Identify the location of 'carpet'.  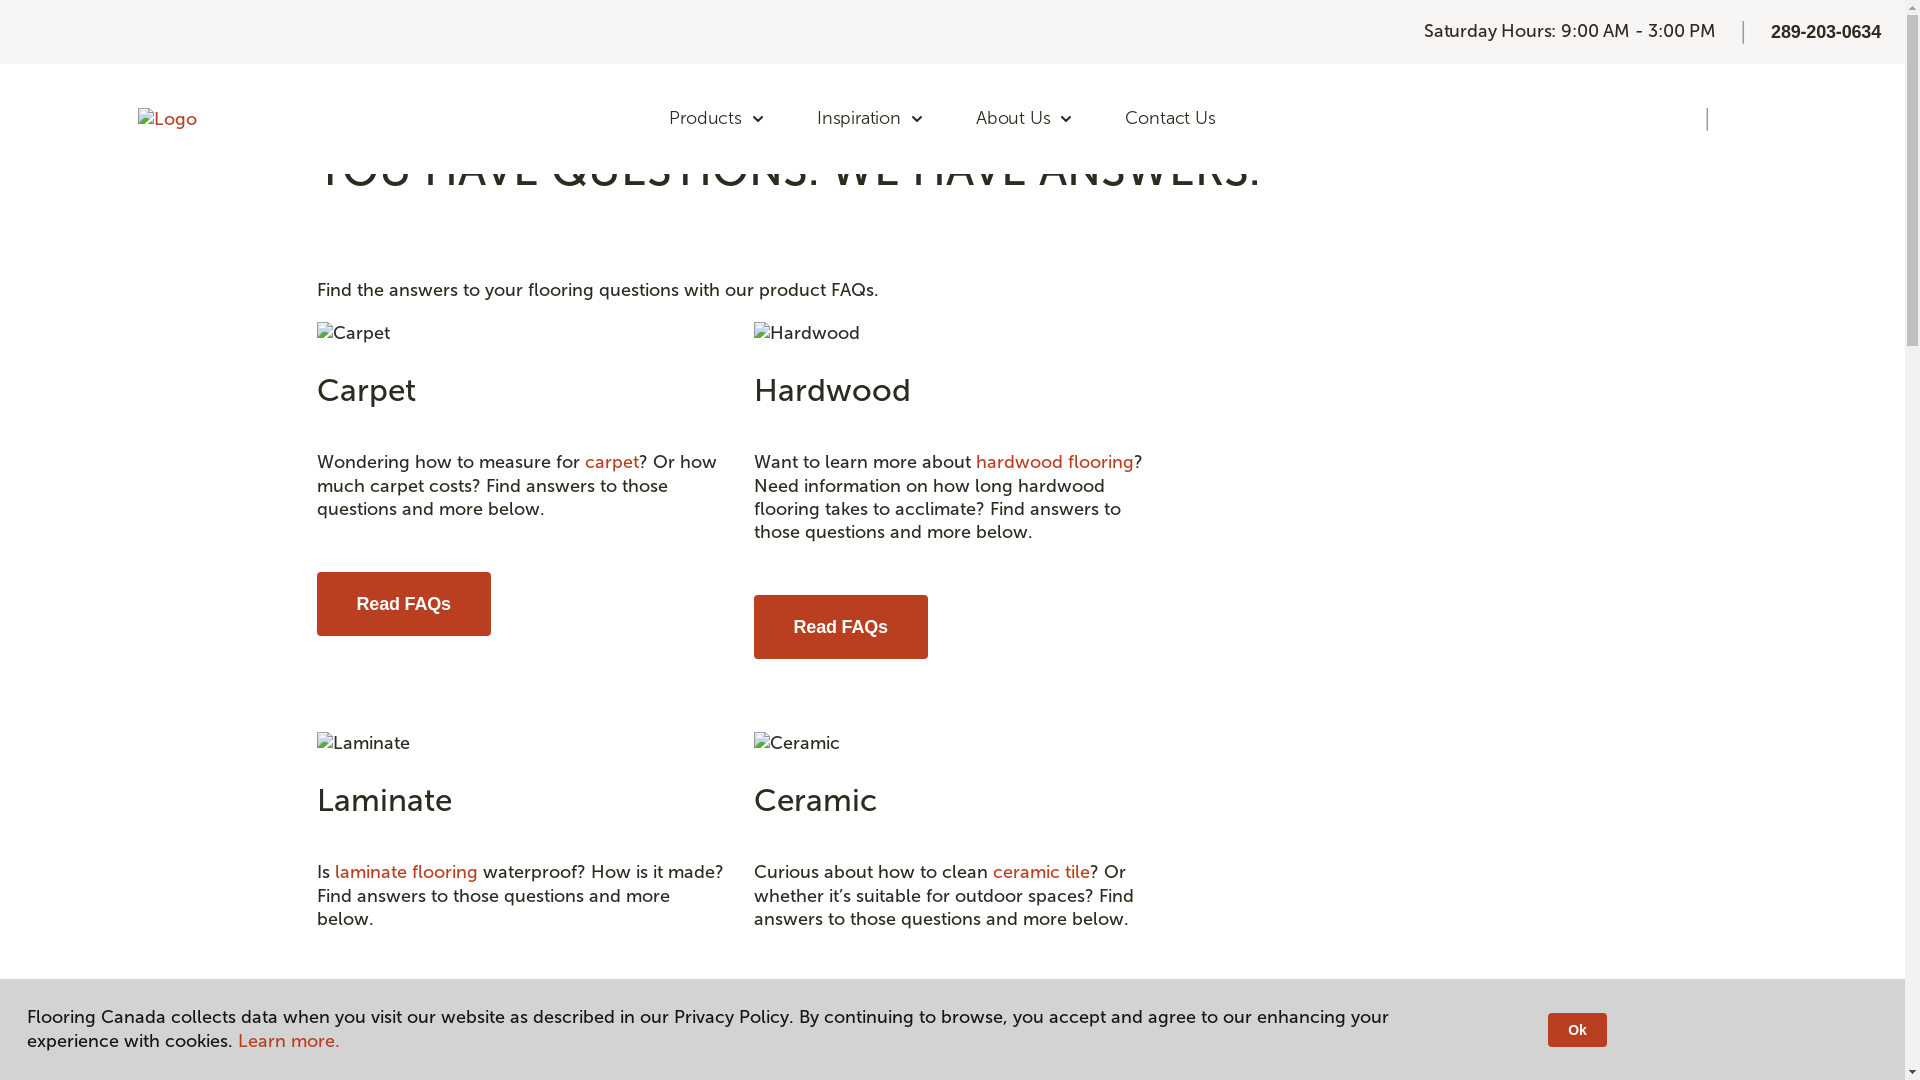
(609, 462).